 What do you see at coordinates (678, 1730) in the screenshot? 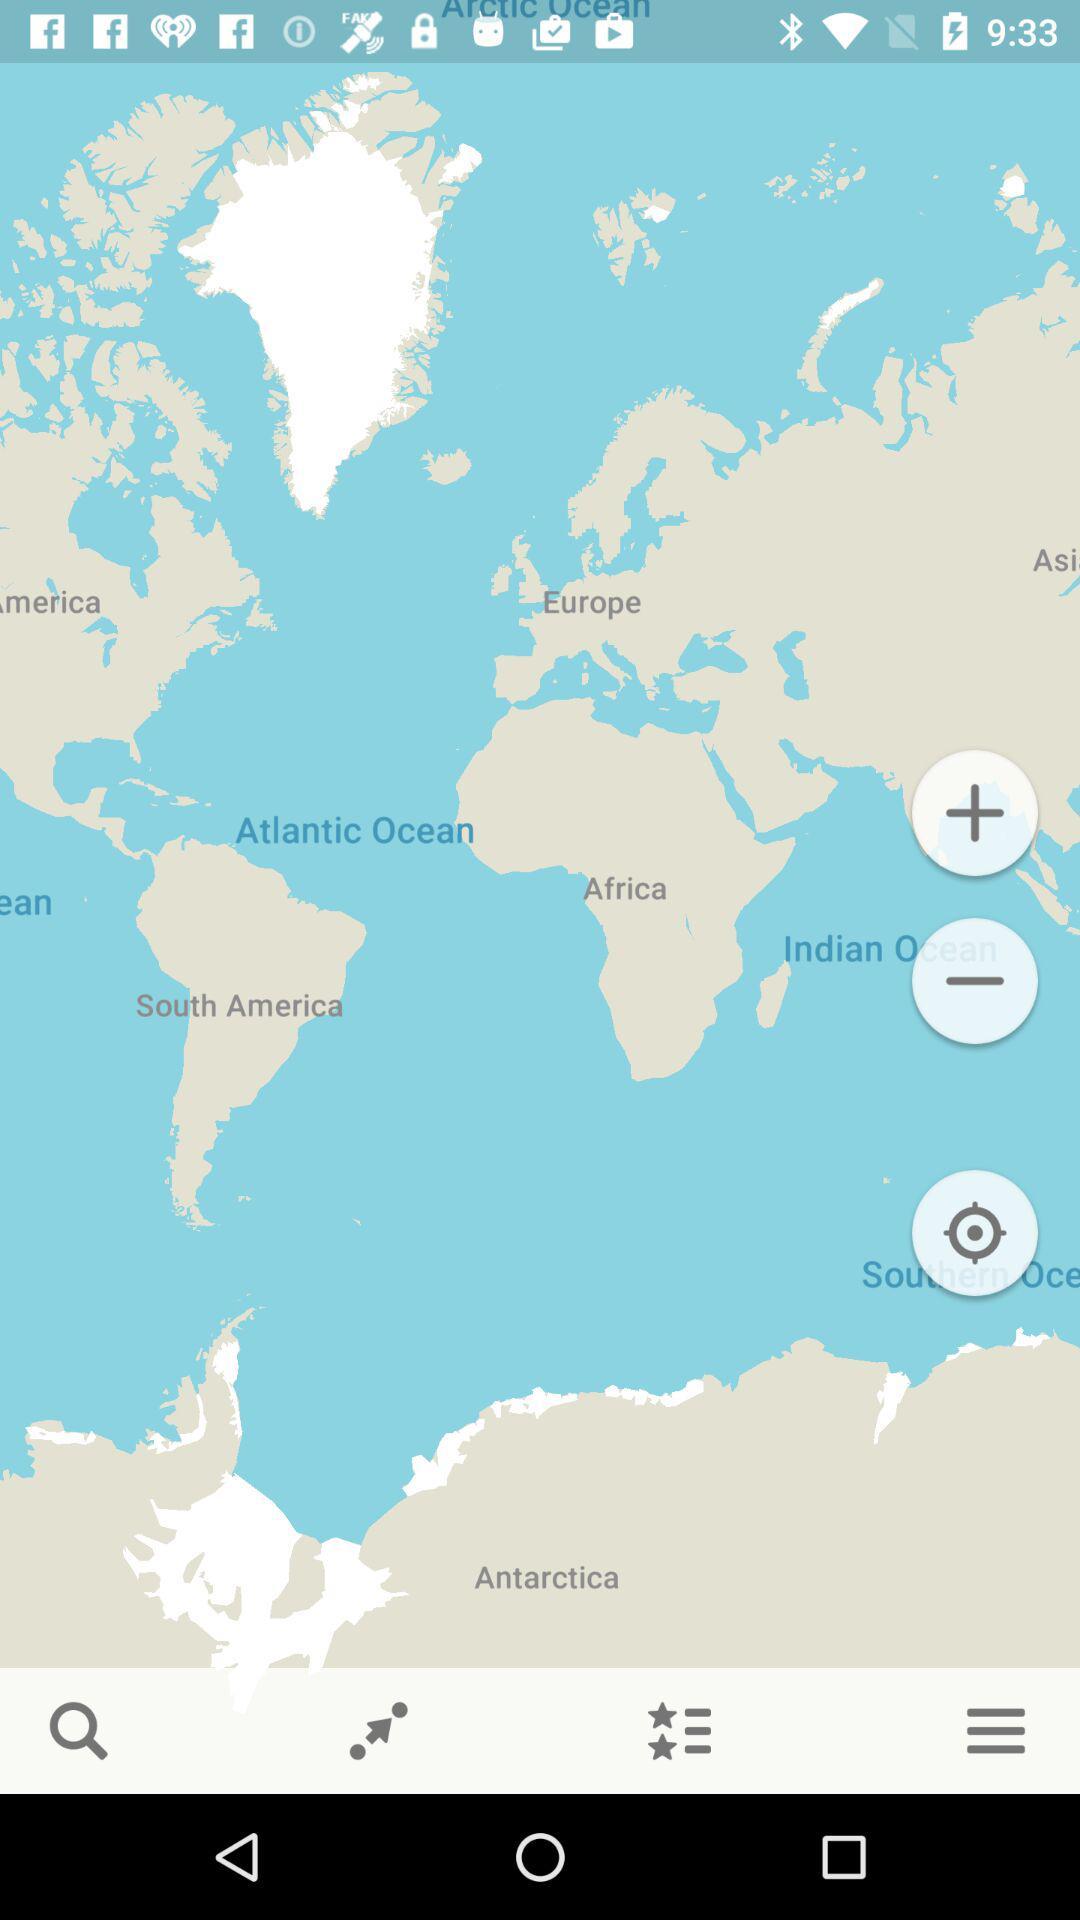
I see `show starred places` at bounding box center [678, 1730].